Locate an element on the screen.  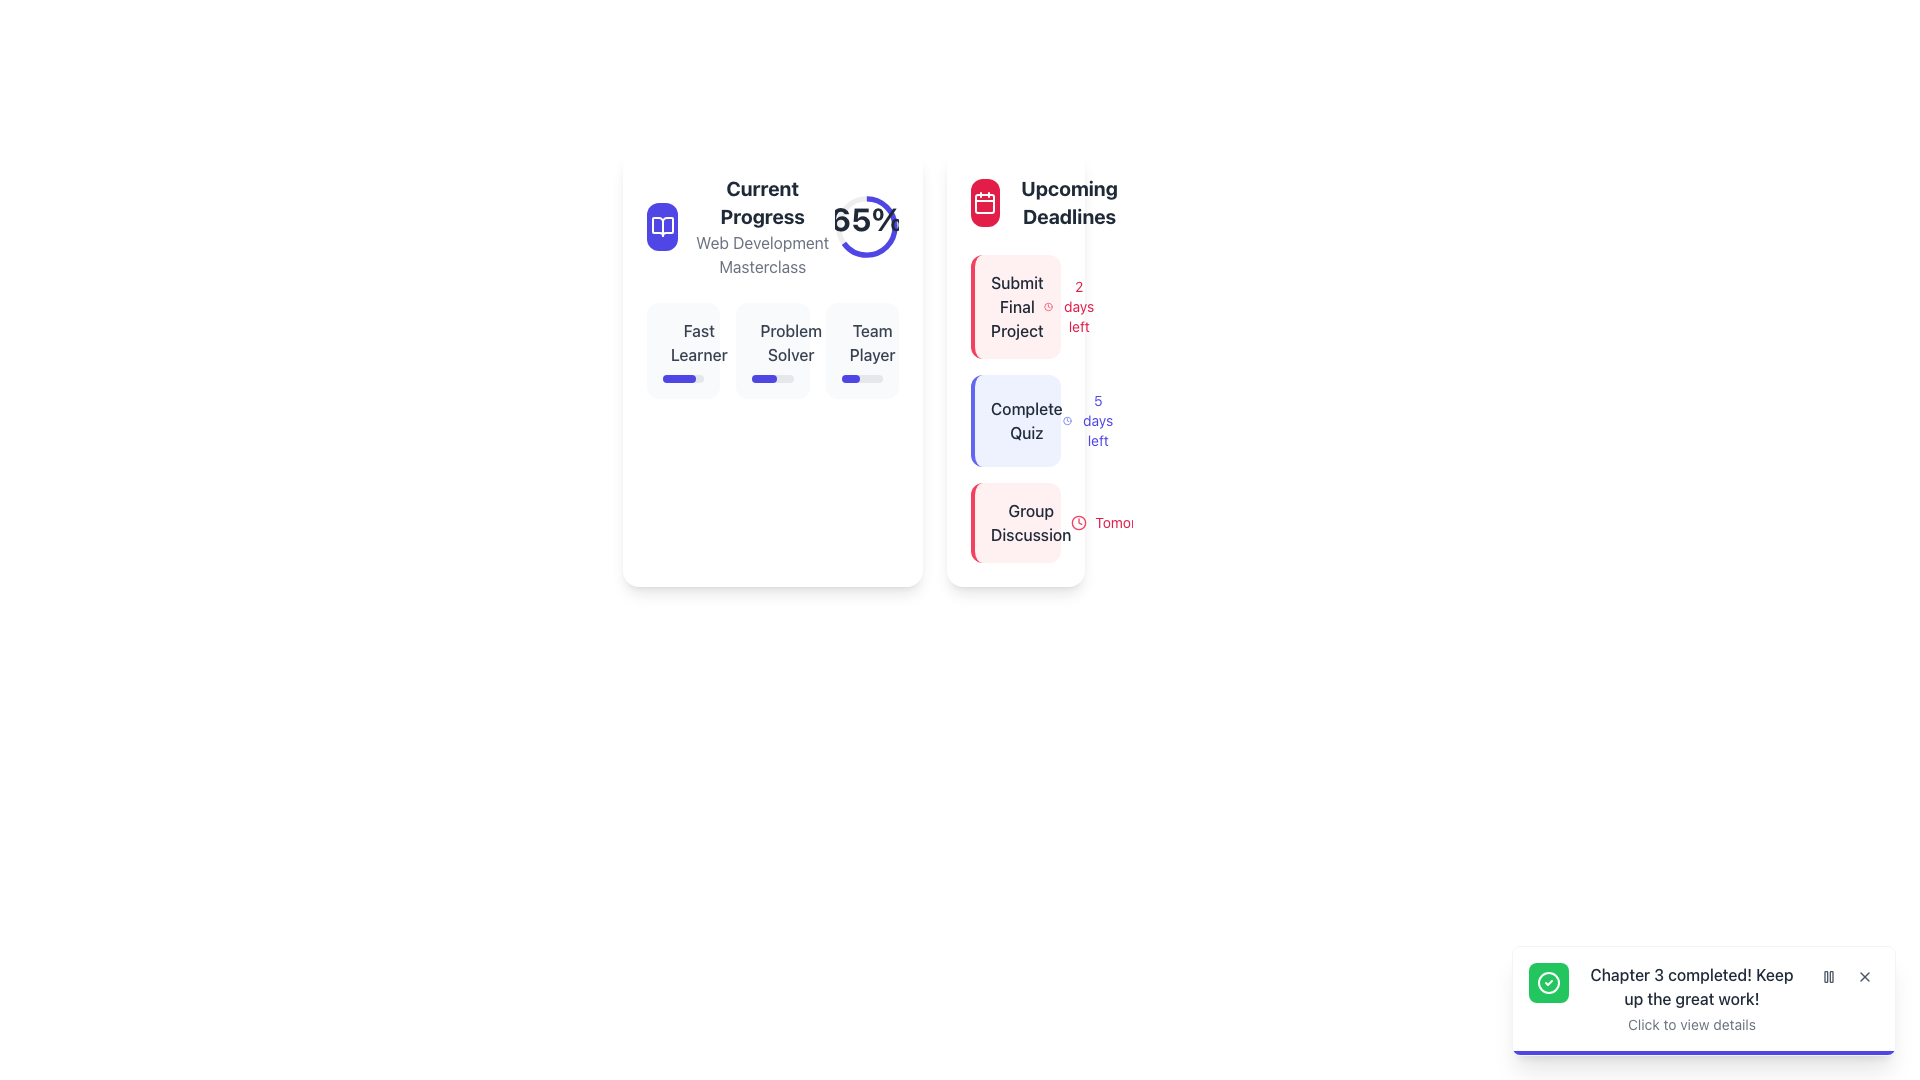
the dark indigo progress bar segment with rounded edges located under the 'Problem Solver' label is located at coordinates (763, 378).